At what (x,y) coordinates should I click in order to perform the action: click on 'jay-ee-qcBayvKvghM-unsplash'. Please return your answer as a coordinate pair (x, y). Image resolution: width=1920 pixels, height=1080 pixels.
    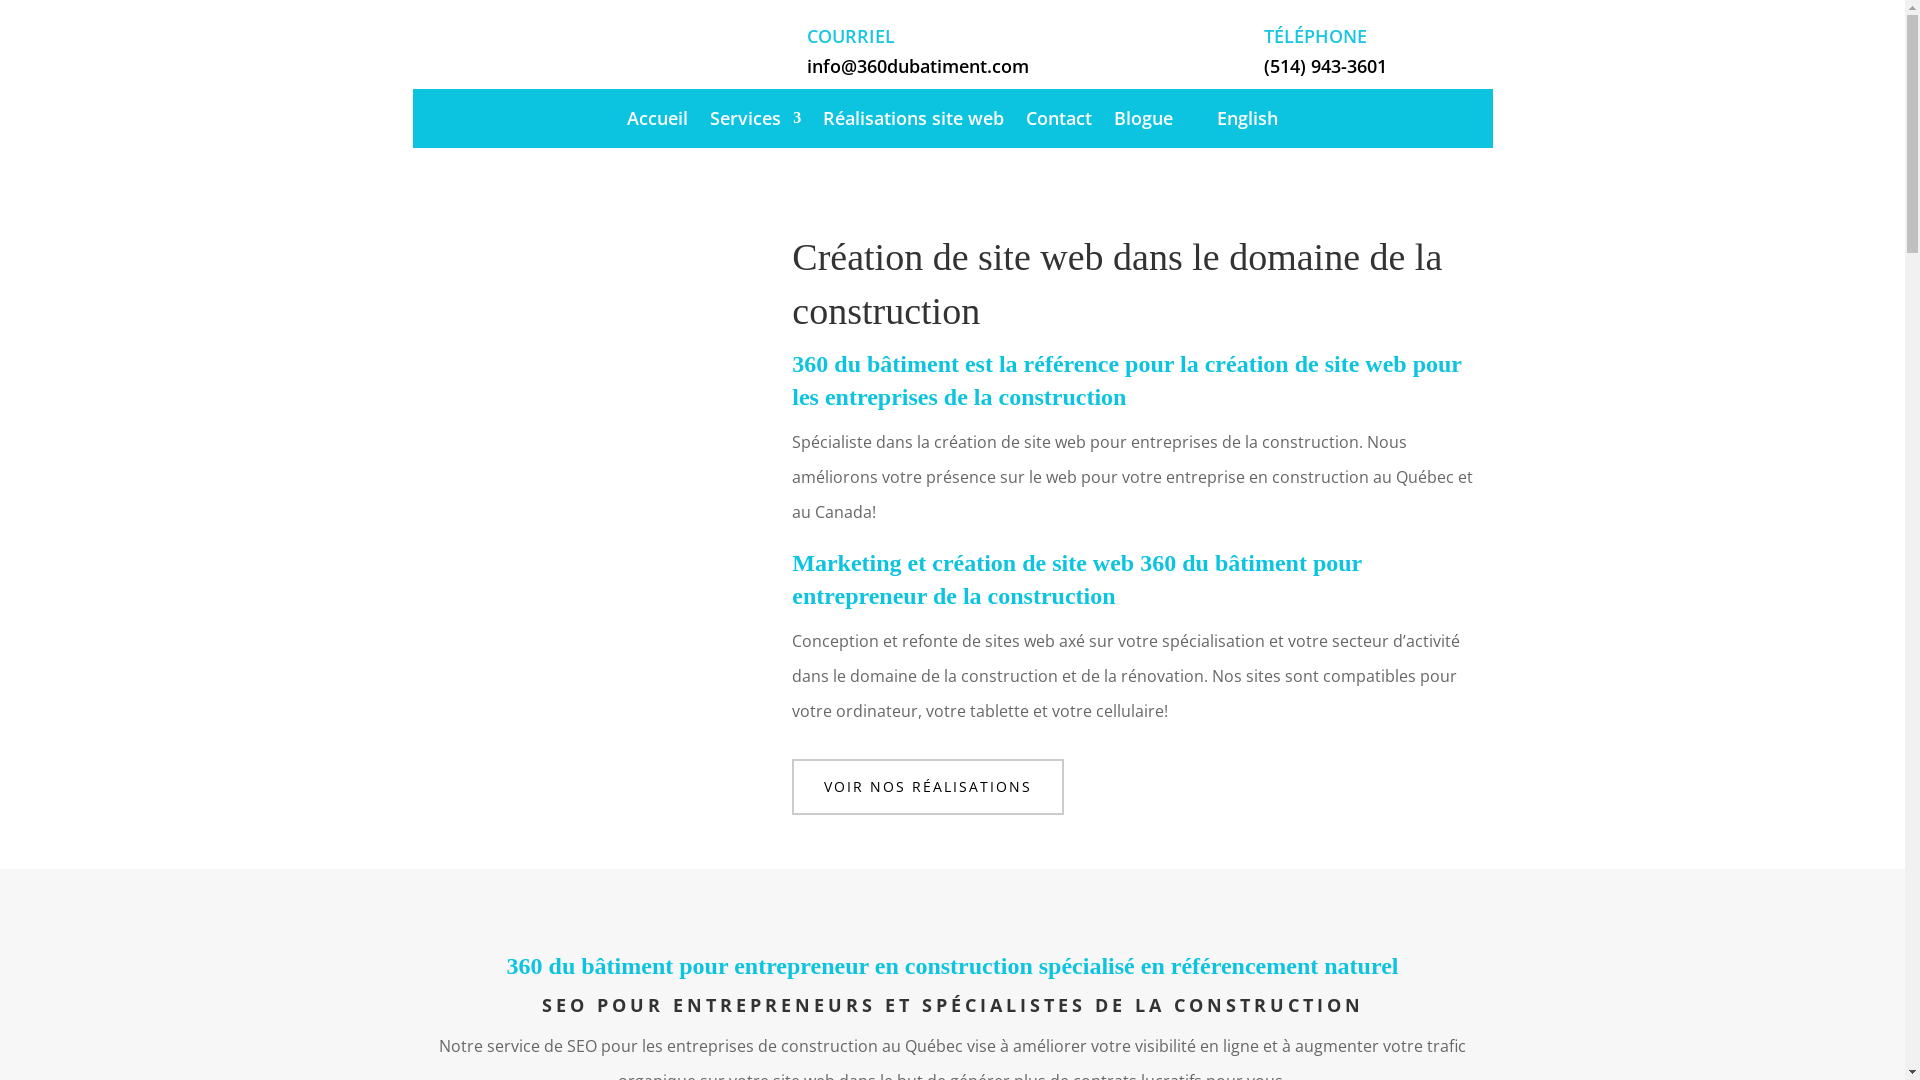
    Looking at the image, I should click on (570, 441).